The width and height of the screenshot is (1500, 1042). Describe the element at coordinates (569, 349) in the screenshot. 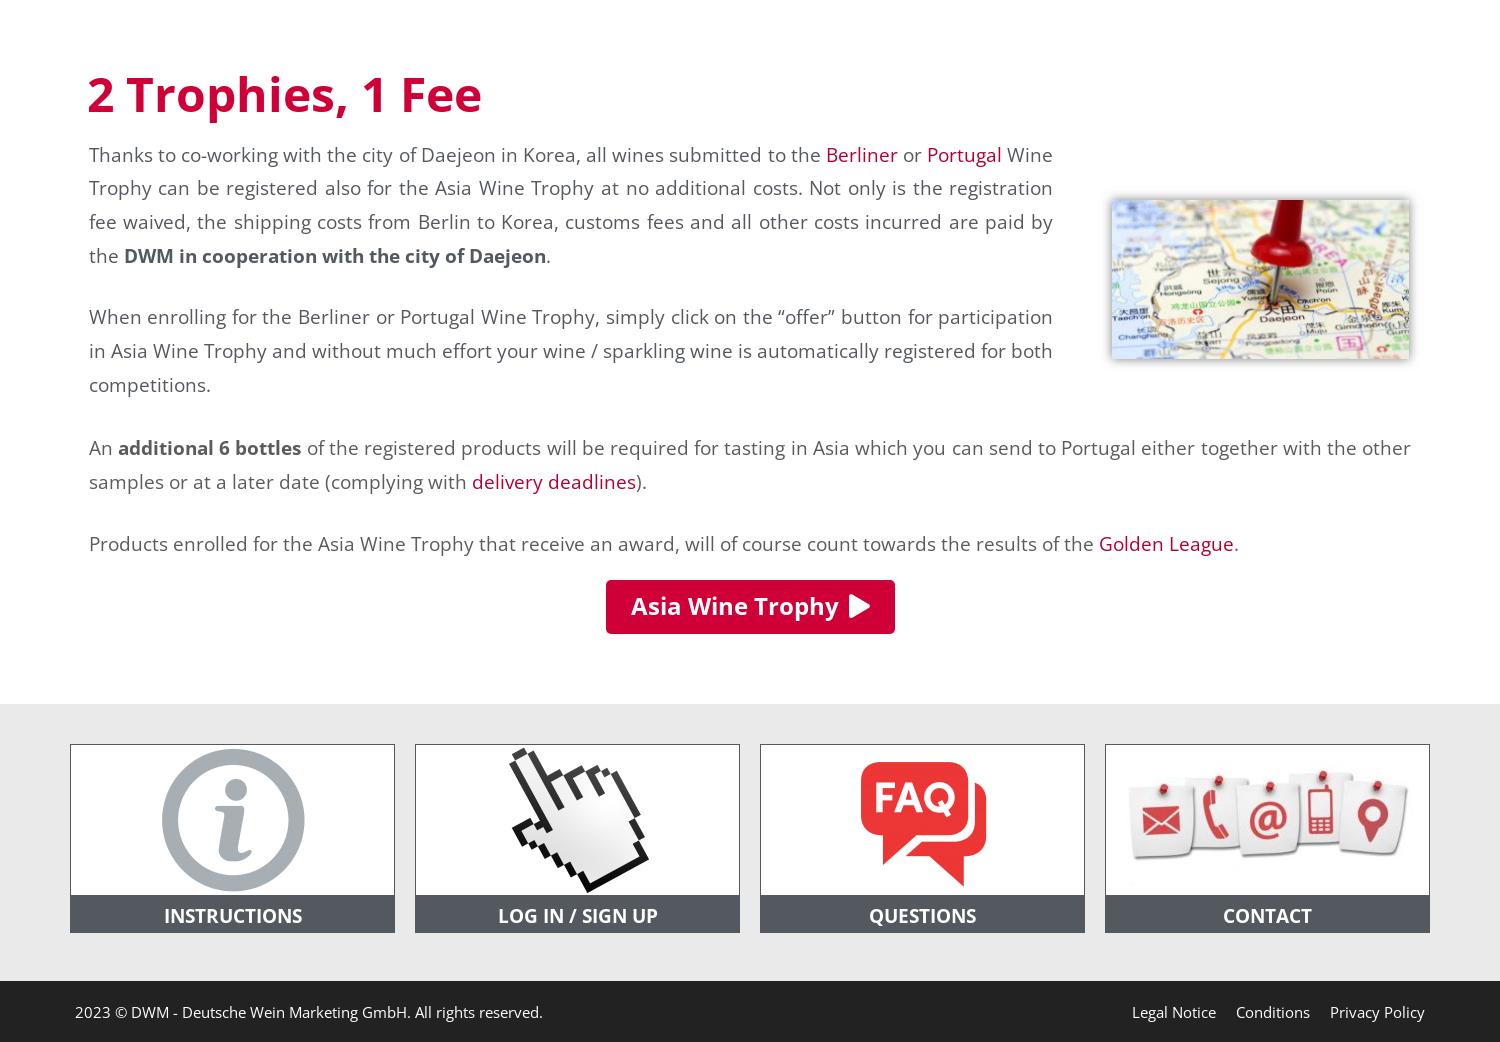

I see `'When enrolling for the Berliner or Portugal Wine Trophy, simply click on the “offer” button for participation in Asia Wine Trophy and without much effort your wine / sparkling wine is automatically registered for both competitions.'` at that location.